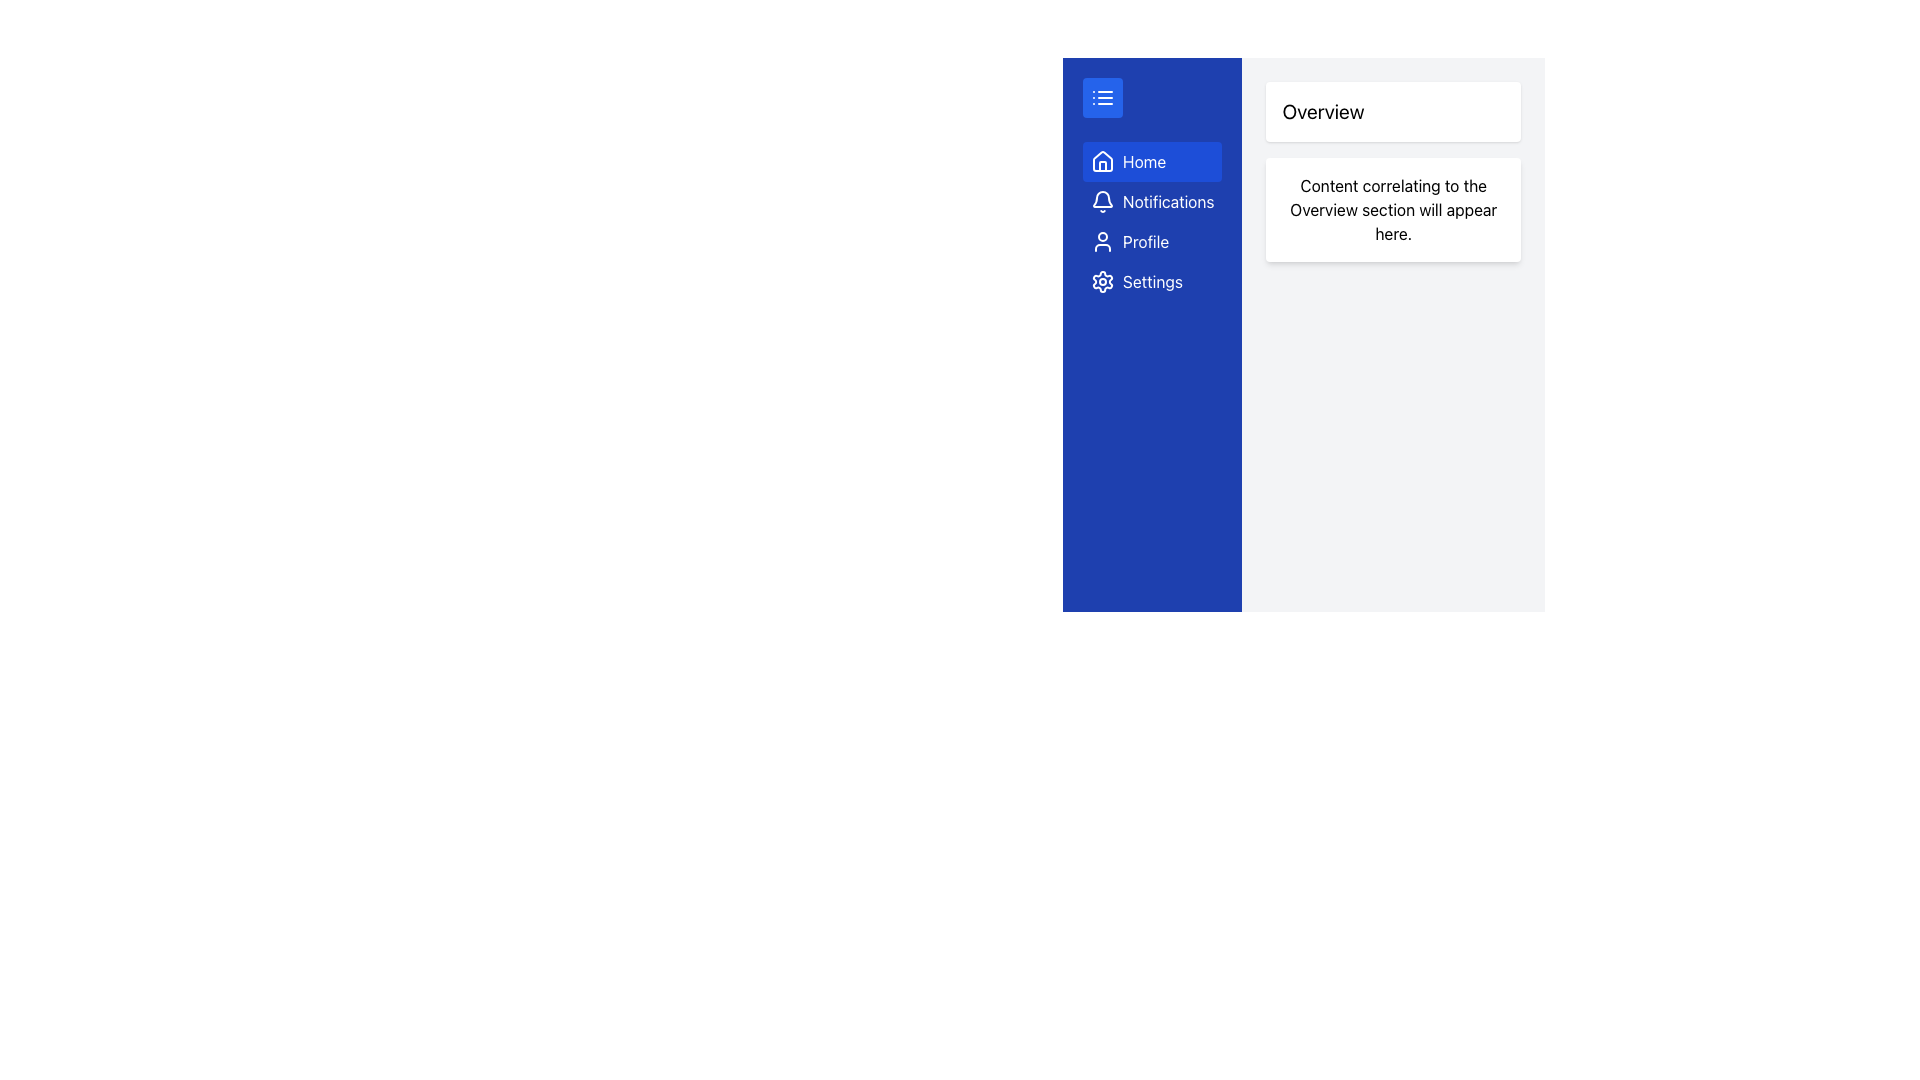 This screenshot has height=1080, width=1920. Describe the element at coordinates (1152, 281) in the screenshot. I see `the 'Settings' text label located in the vertical navigation bar on the left side of the layout, positioned at the fourth entry with a white font on a dark blue background` at that location.